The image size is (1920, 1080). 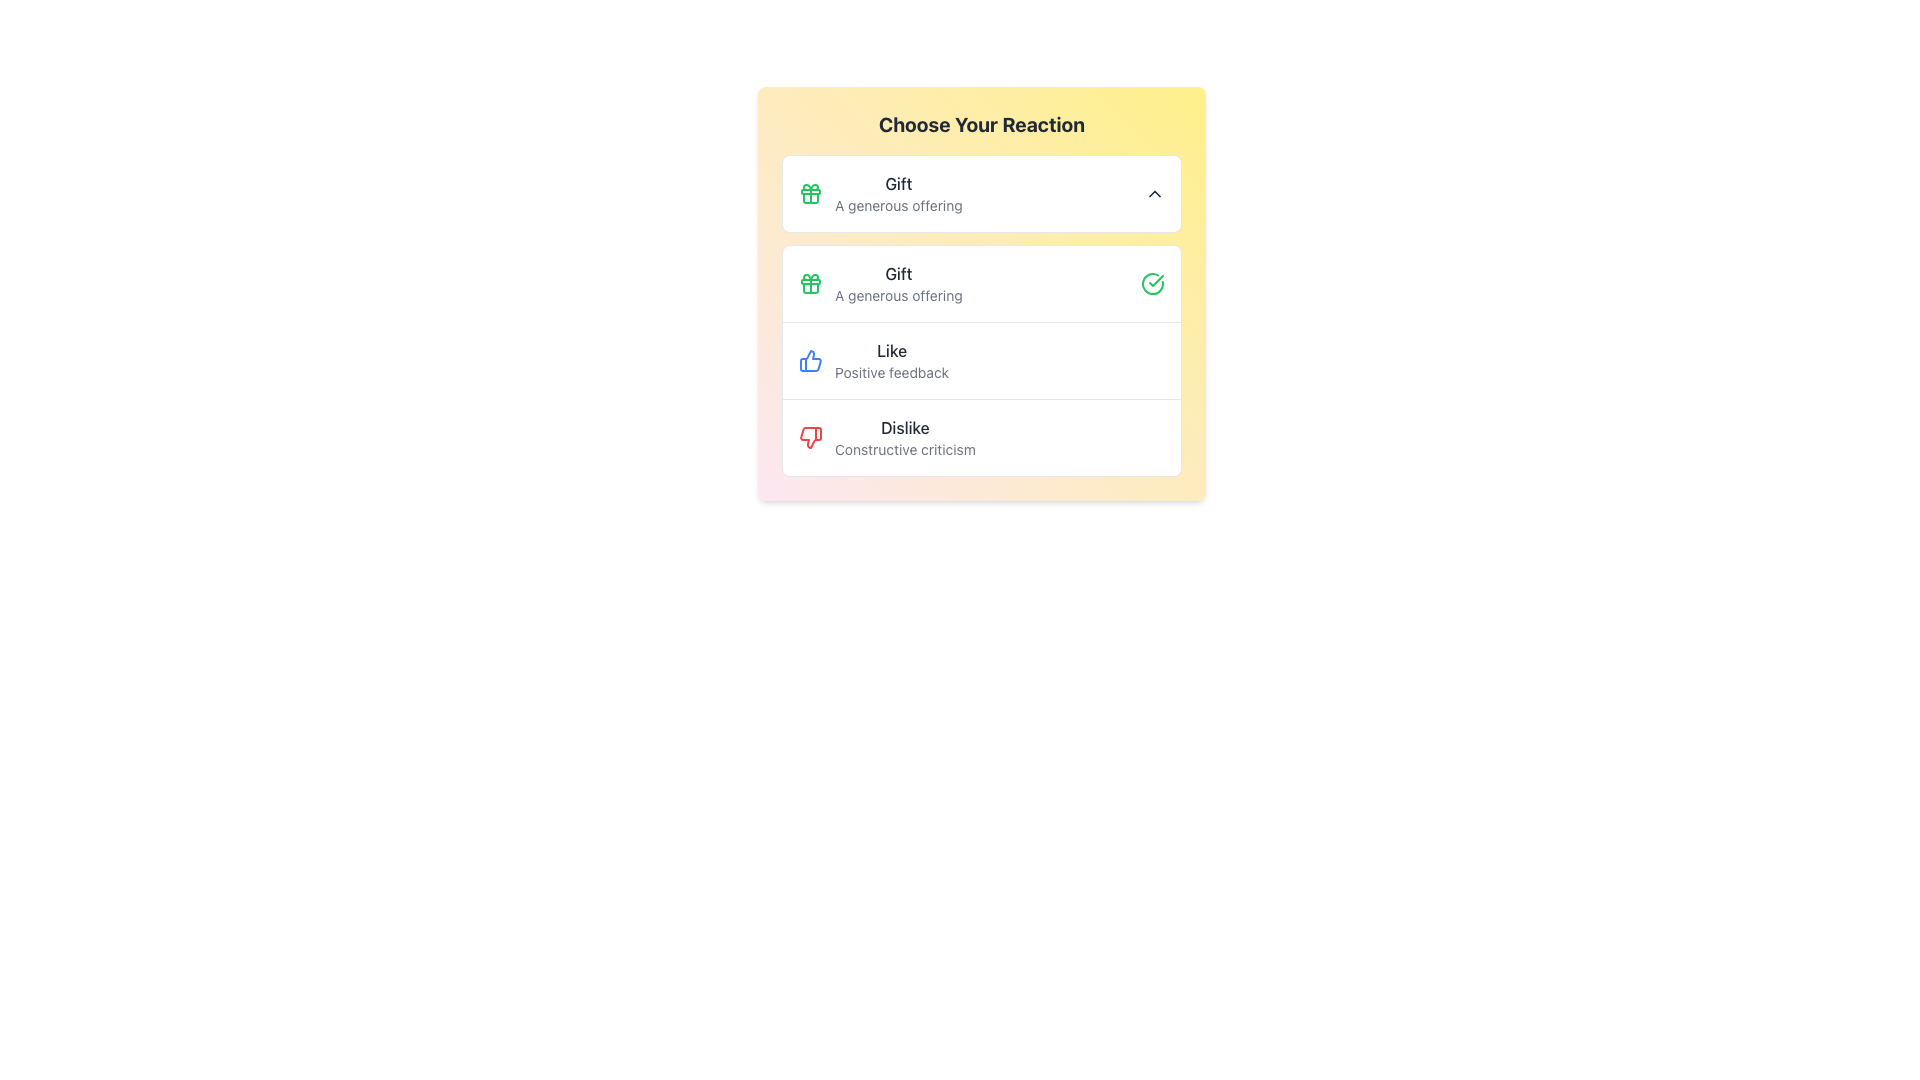 What do you see at coordinates (897, 273) in the screenshot?
I see `text label indicating 'Gift' in the menu titled 'Choose Your Reaction', located between the first 'Gift' entry and the 'Like' entry` at bounding box center [897, 273].